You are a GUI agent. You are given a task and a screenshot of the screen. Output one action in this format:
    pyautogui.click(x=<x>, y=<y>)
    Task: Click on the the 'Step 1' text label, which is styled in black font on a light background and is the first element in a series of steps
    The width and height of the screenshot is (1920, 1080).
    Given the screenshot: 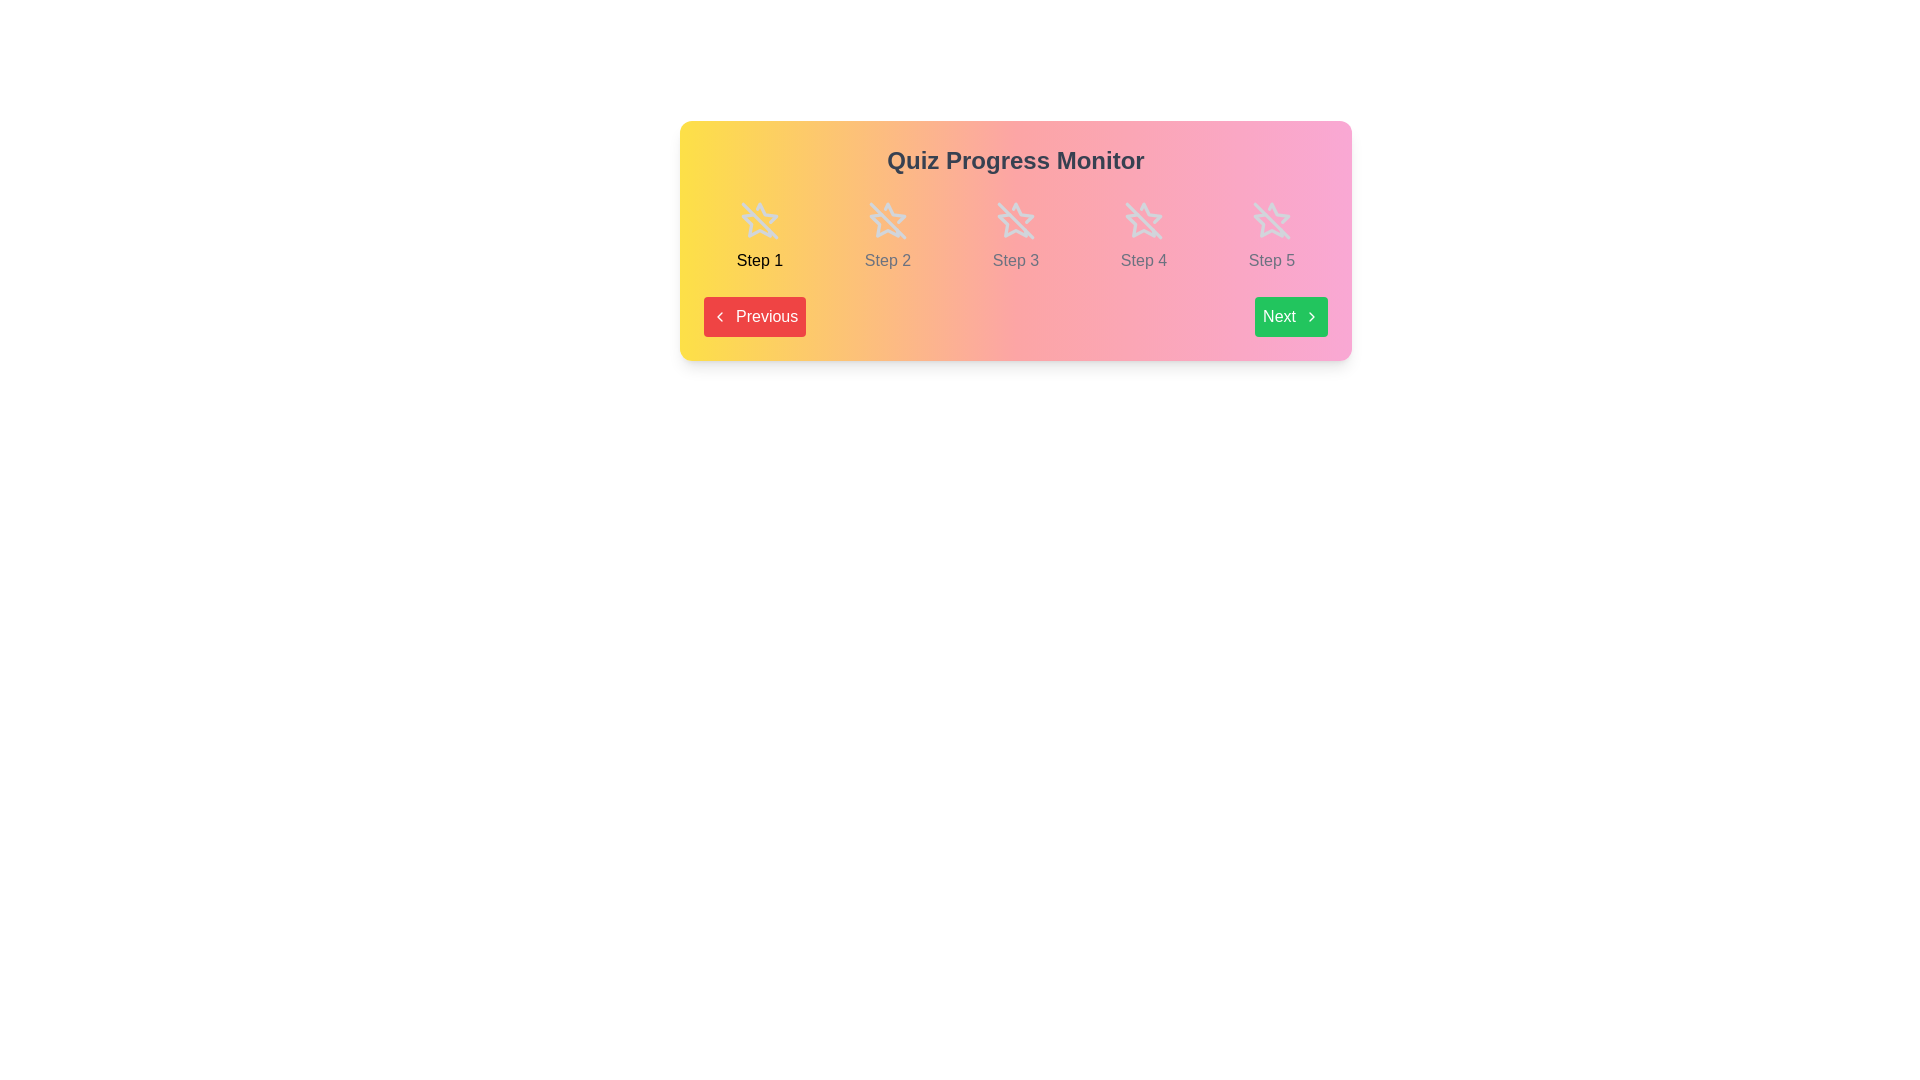 What is the action you would take?
    pyautogui.click(x=758, y=260)
    